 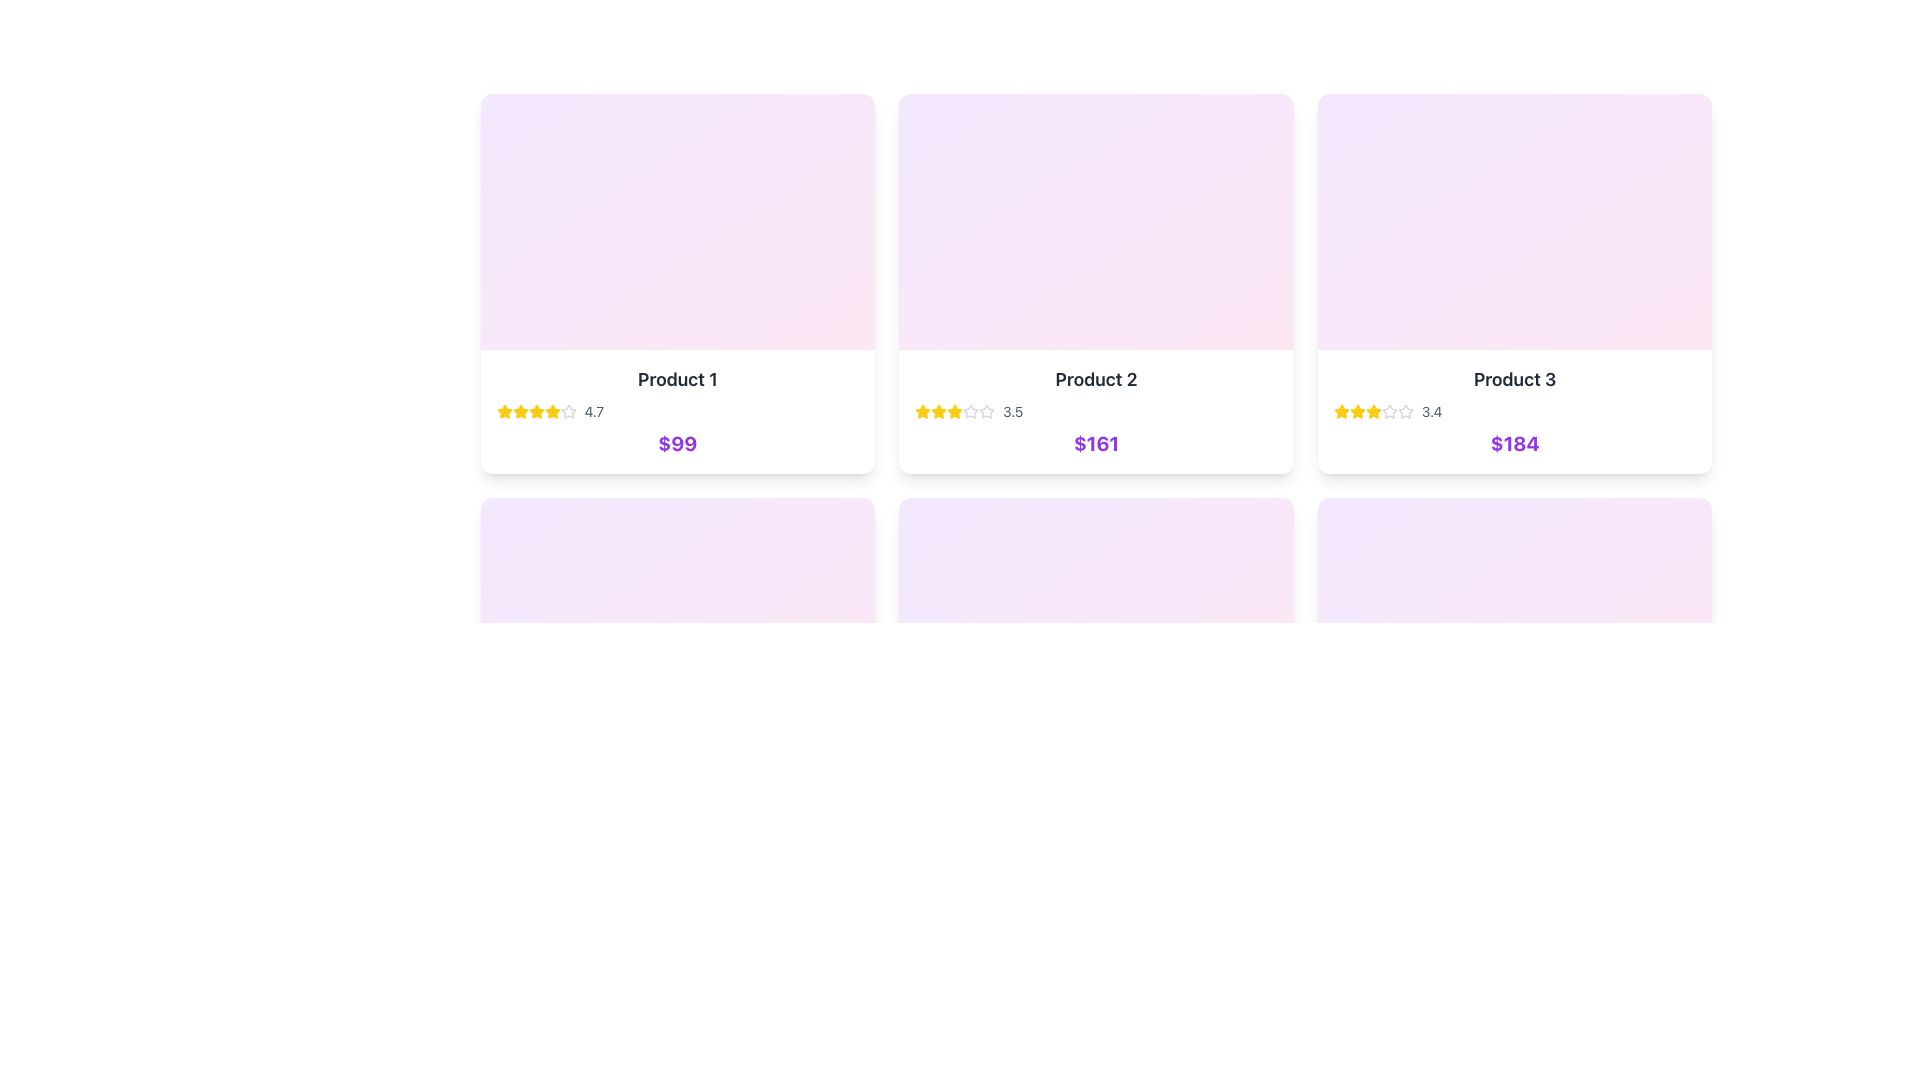 What do you see at coordinates (1515, 442) in the screenshot?
I see `the price label displaying '$184' located at the bottom section of the card labeled 'Product 3', which is positioned to the rightmost within a row of three cards` at bounding box center [1515, 442].